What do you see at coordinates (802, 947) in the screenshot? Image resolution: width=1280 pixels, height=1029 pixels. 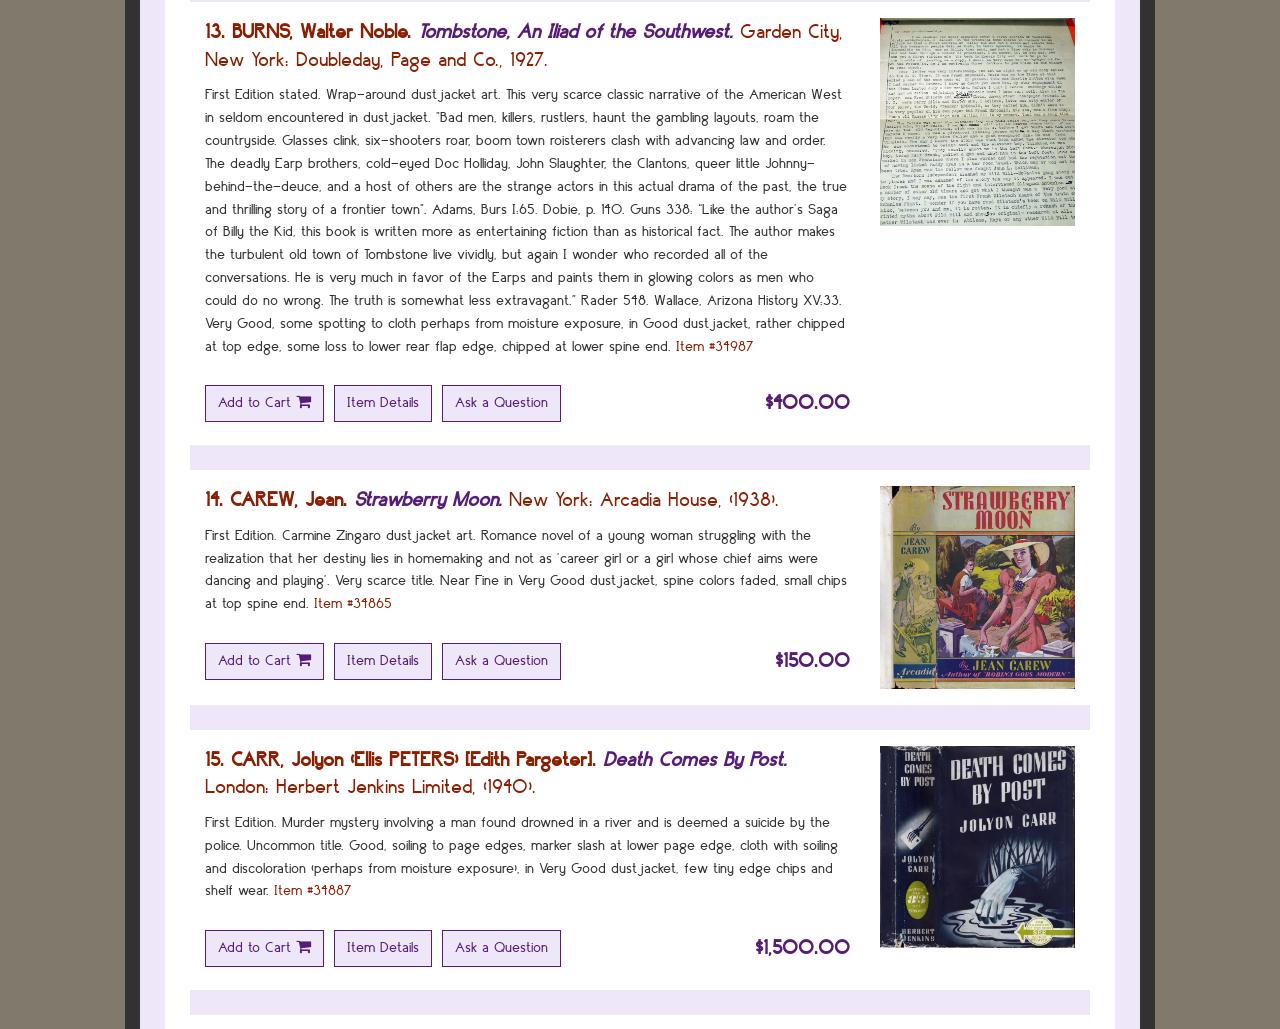 I see `'$1,500.00'` at bounding box center [802, 947].